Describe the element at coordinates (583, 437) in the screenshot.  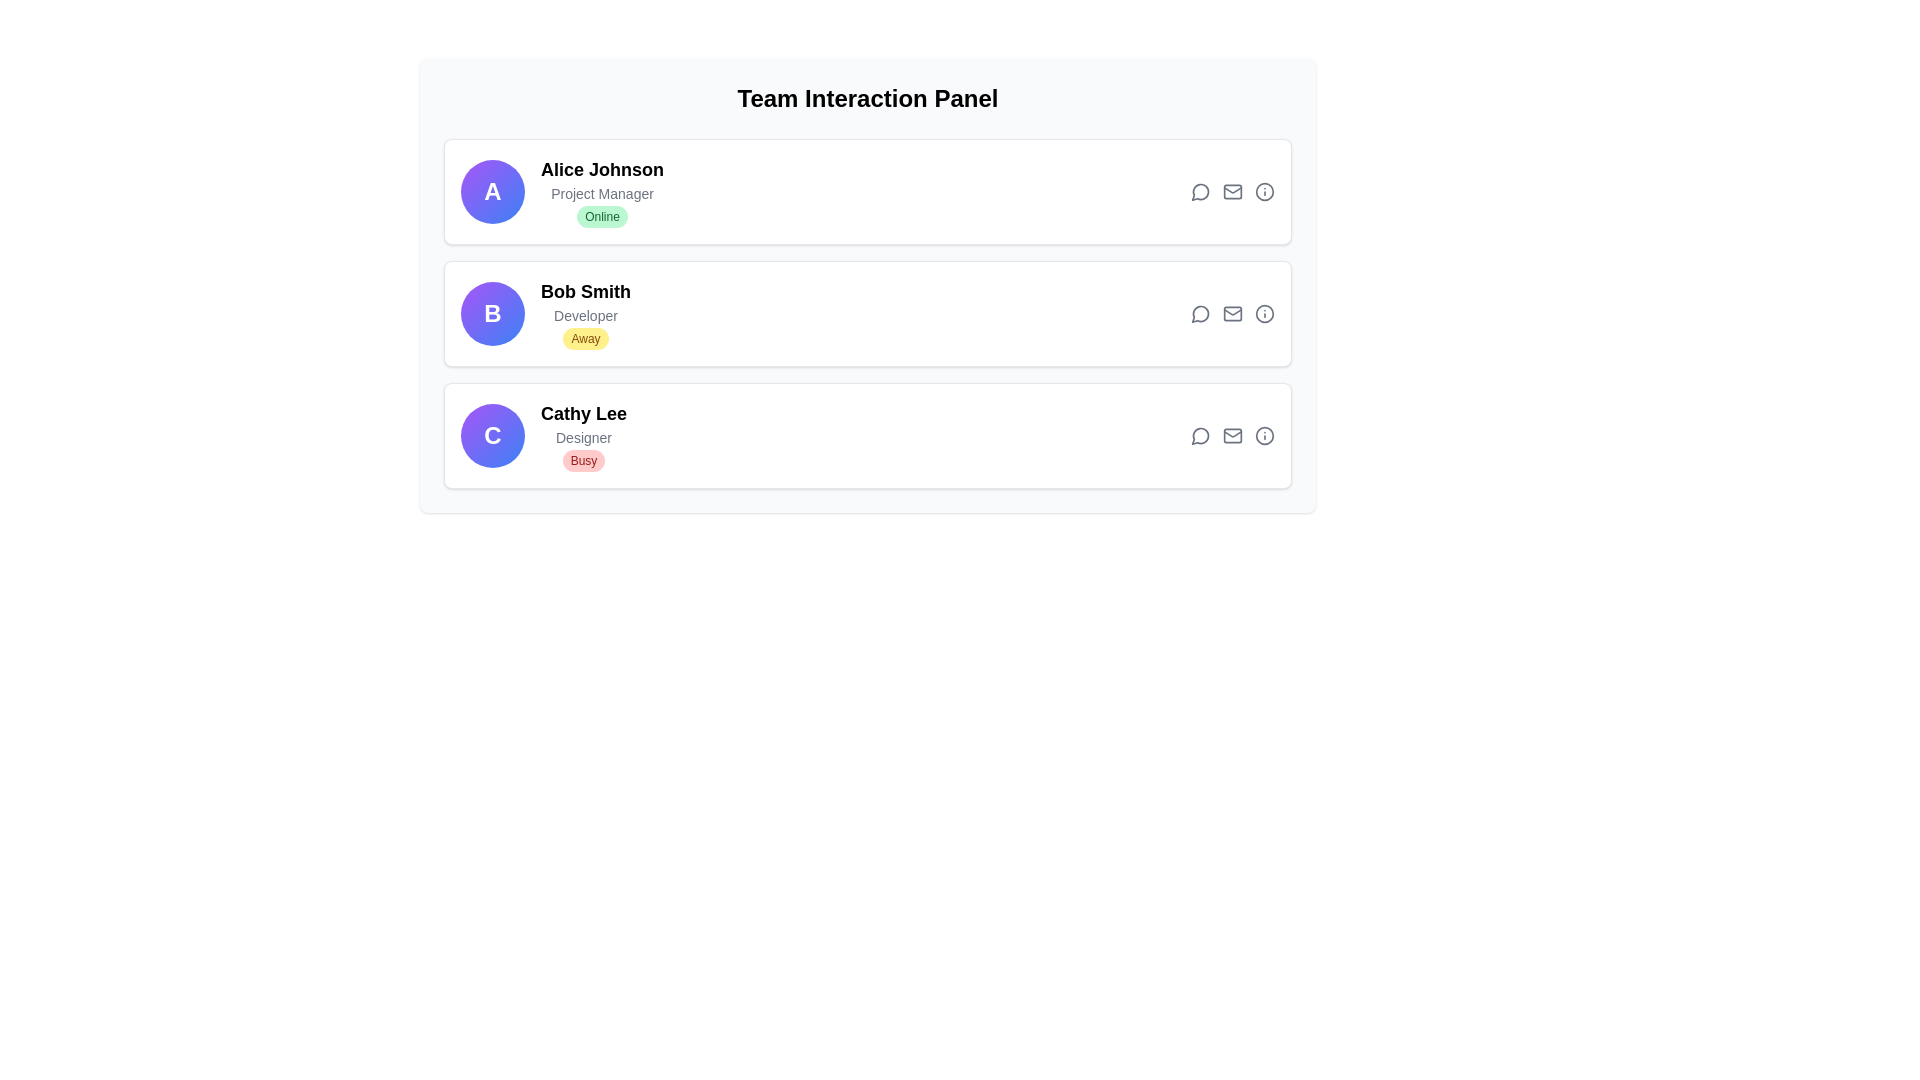
I see `the text element reading 'Designer', which is styled with a small font size and gray color, located below 'Cathy Lee' and above the 'Busy' status indicator in the profile section of 'Cathy Lee'` at that location.